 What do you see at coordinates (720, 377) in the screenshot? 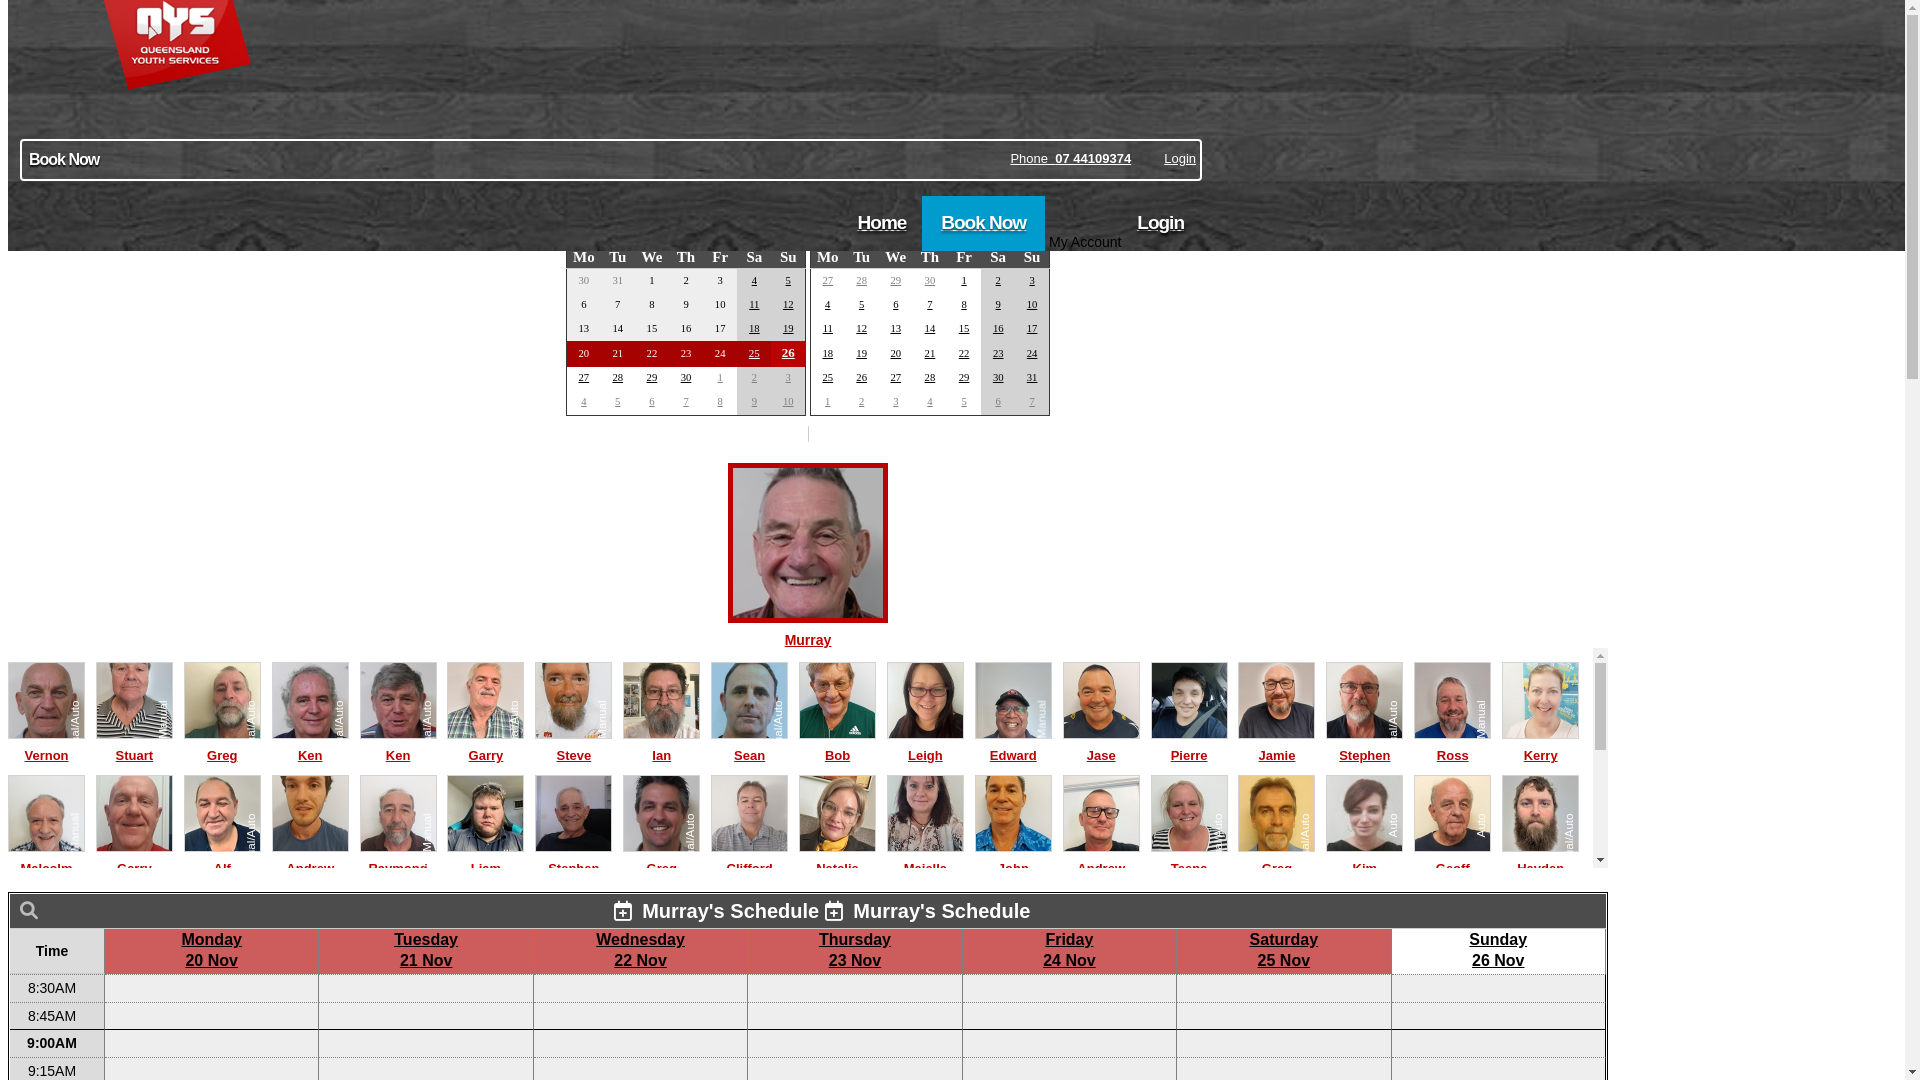
I see `'1'` at bounding box center [720, 377].